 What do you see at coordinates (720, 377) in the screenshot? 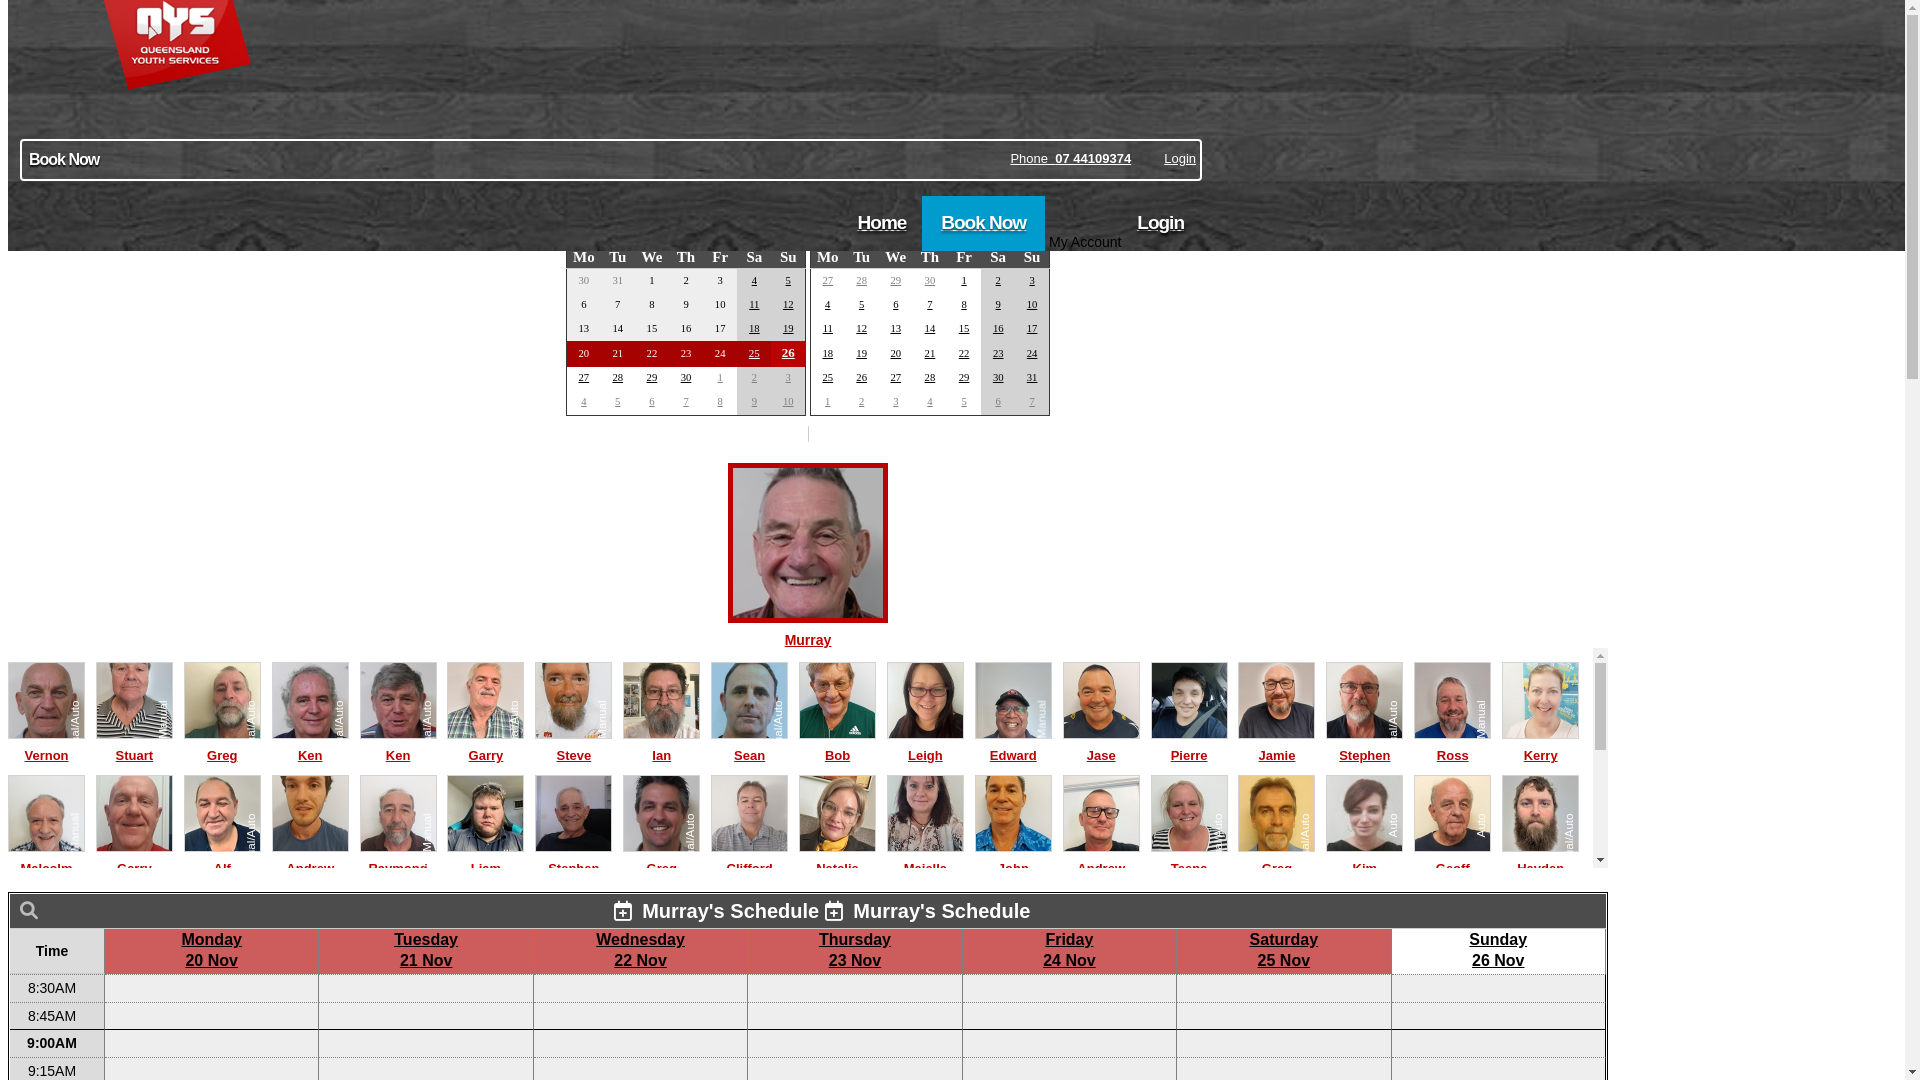
I see `'1'` at bounding box center [720, 377].